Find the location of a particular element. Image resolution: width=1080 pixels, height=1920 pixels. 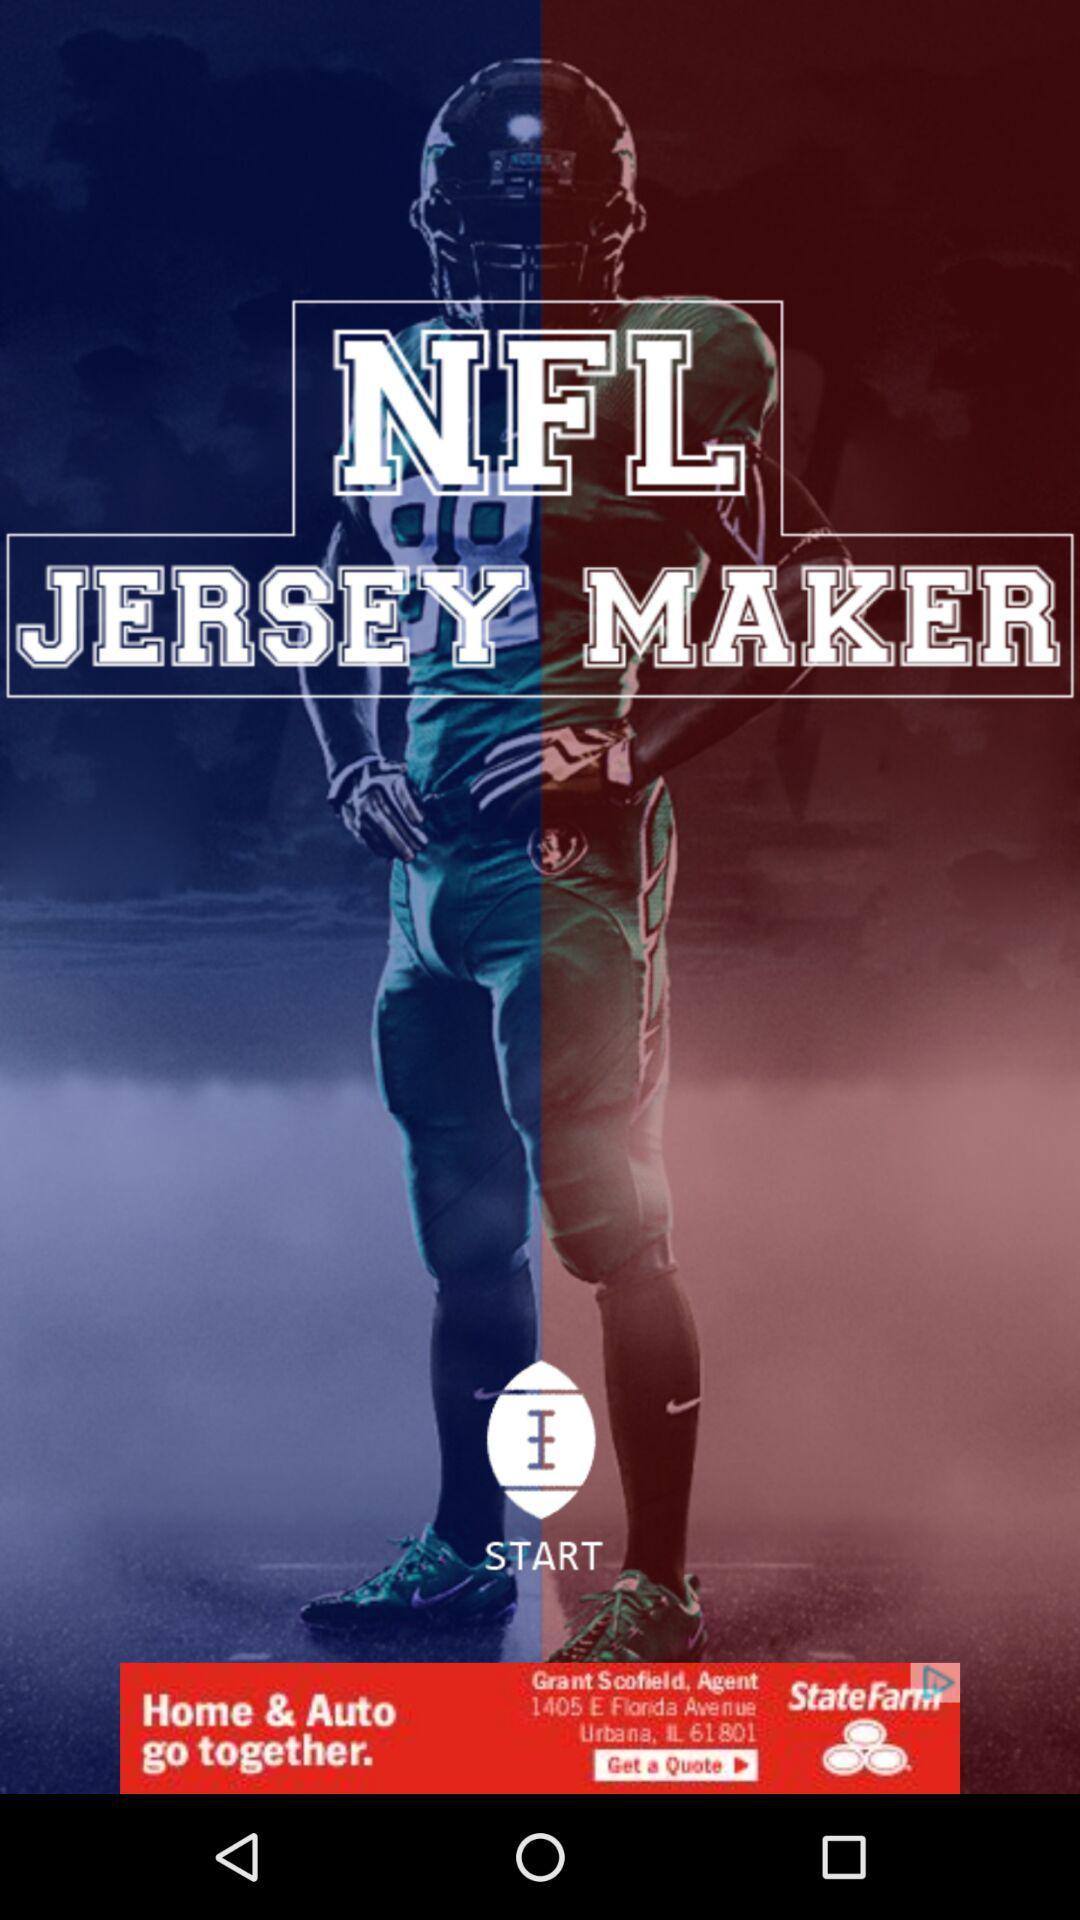

the start button is located at coordinates (538, 1477).